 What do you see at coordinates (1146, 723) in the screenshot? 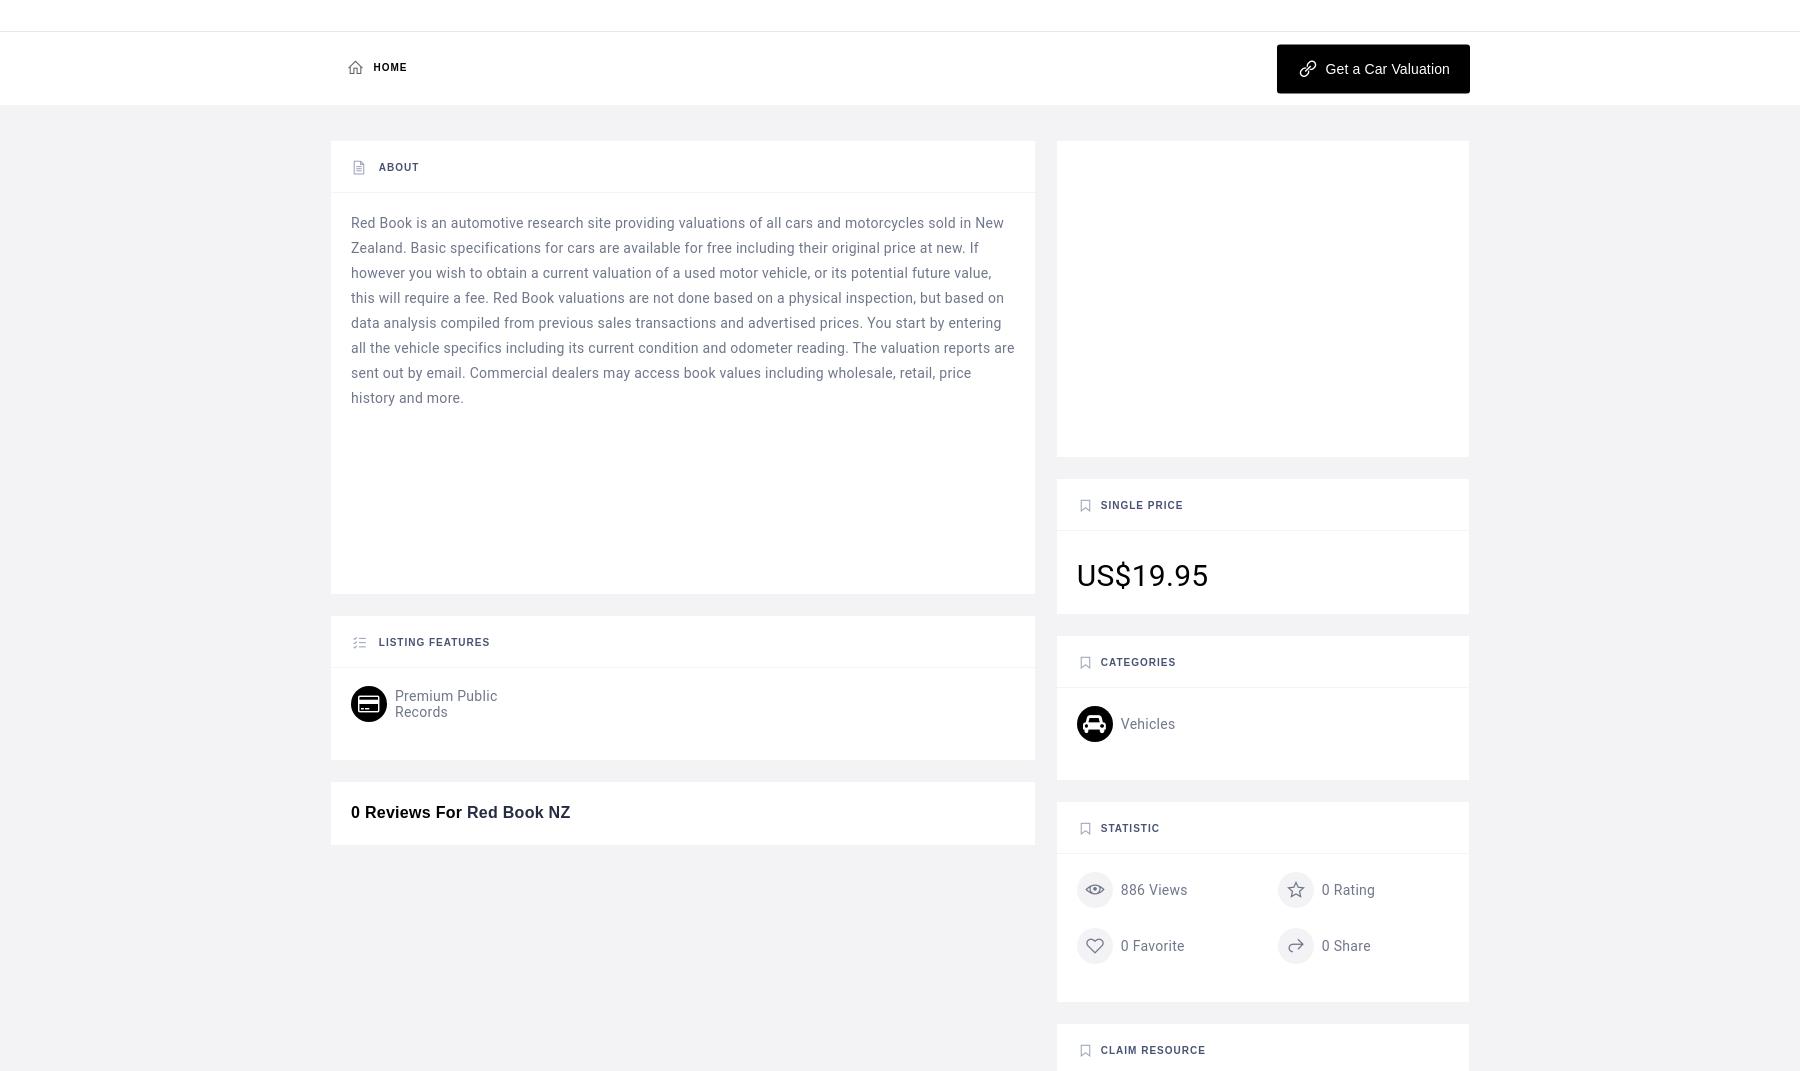
I see `'Vehicles'` at bounding box center [1146, 723].